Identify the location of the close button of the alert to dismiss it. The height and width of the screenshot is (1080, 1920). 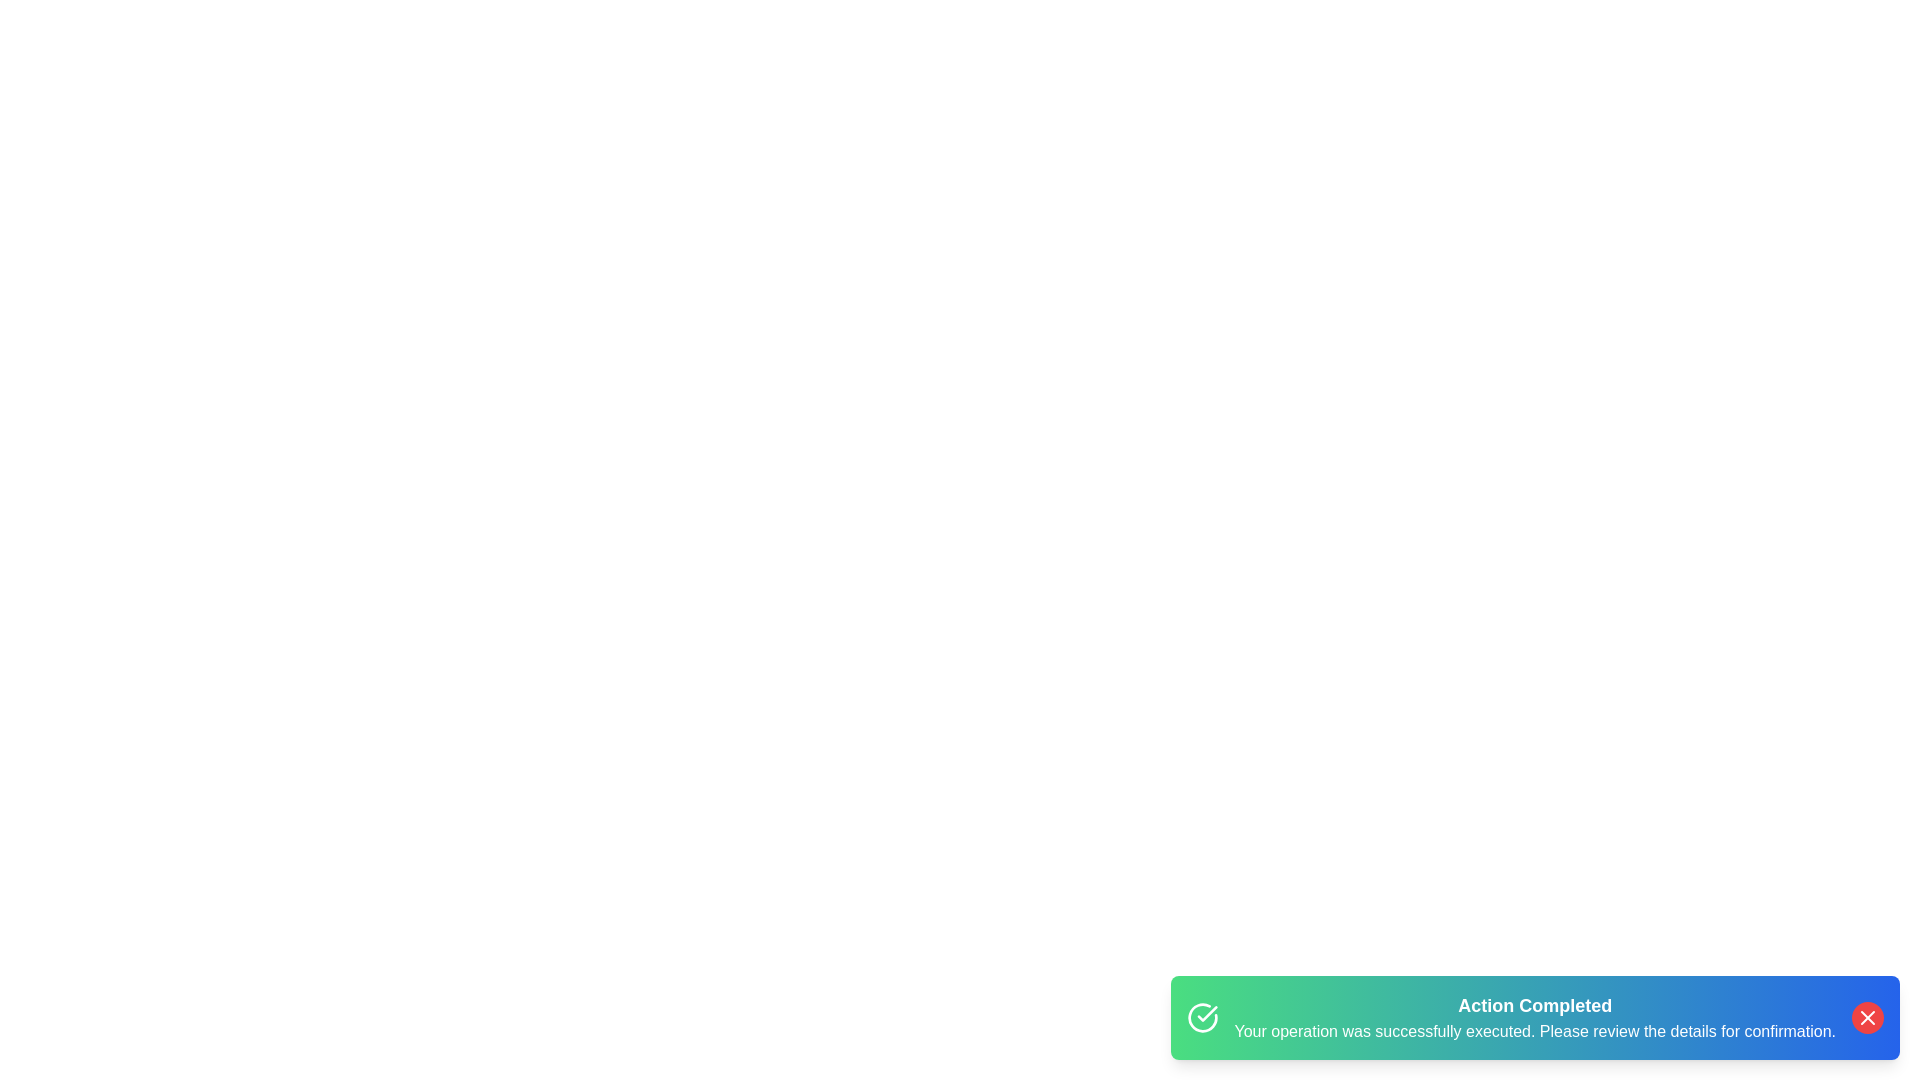
(1866, 1018).